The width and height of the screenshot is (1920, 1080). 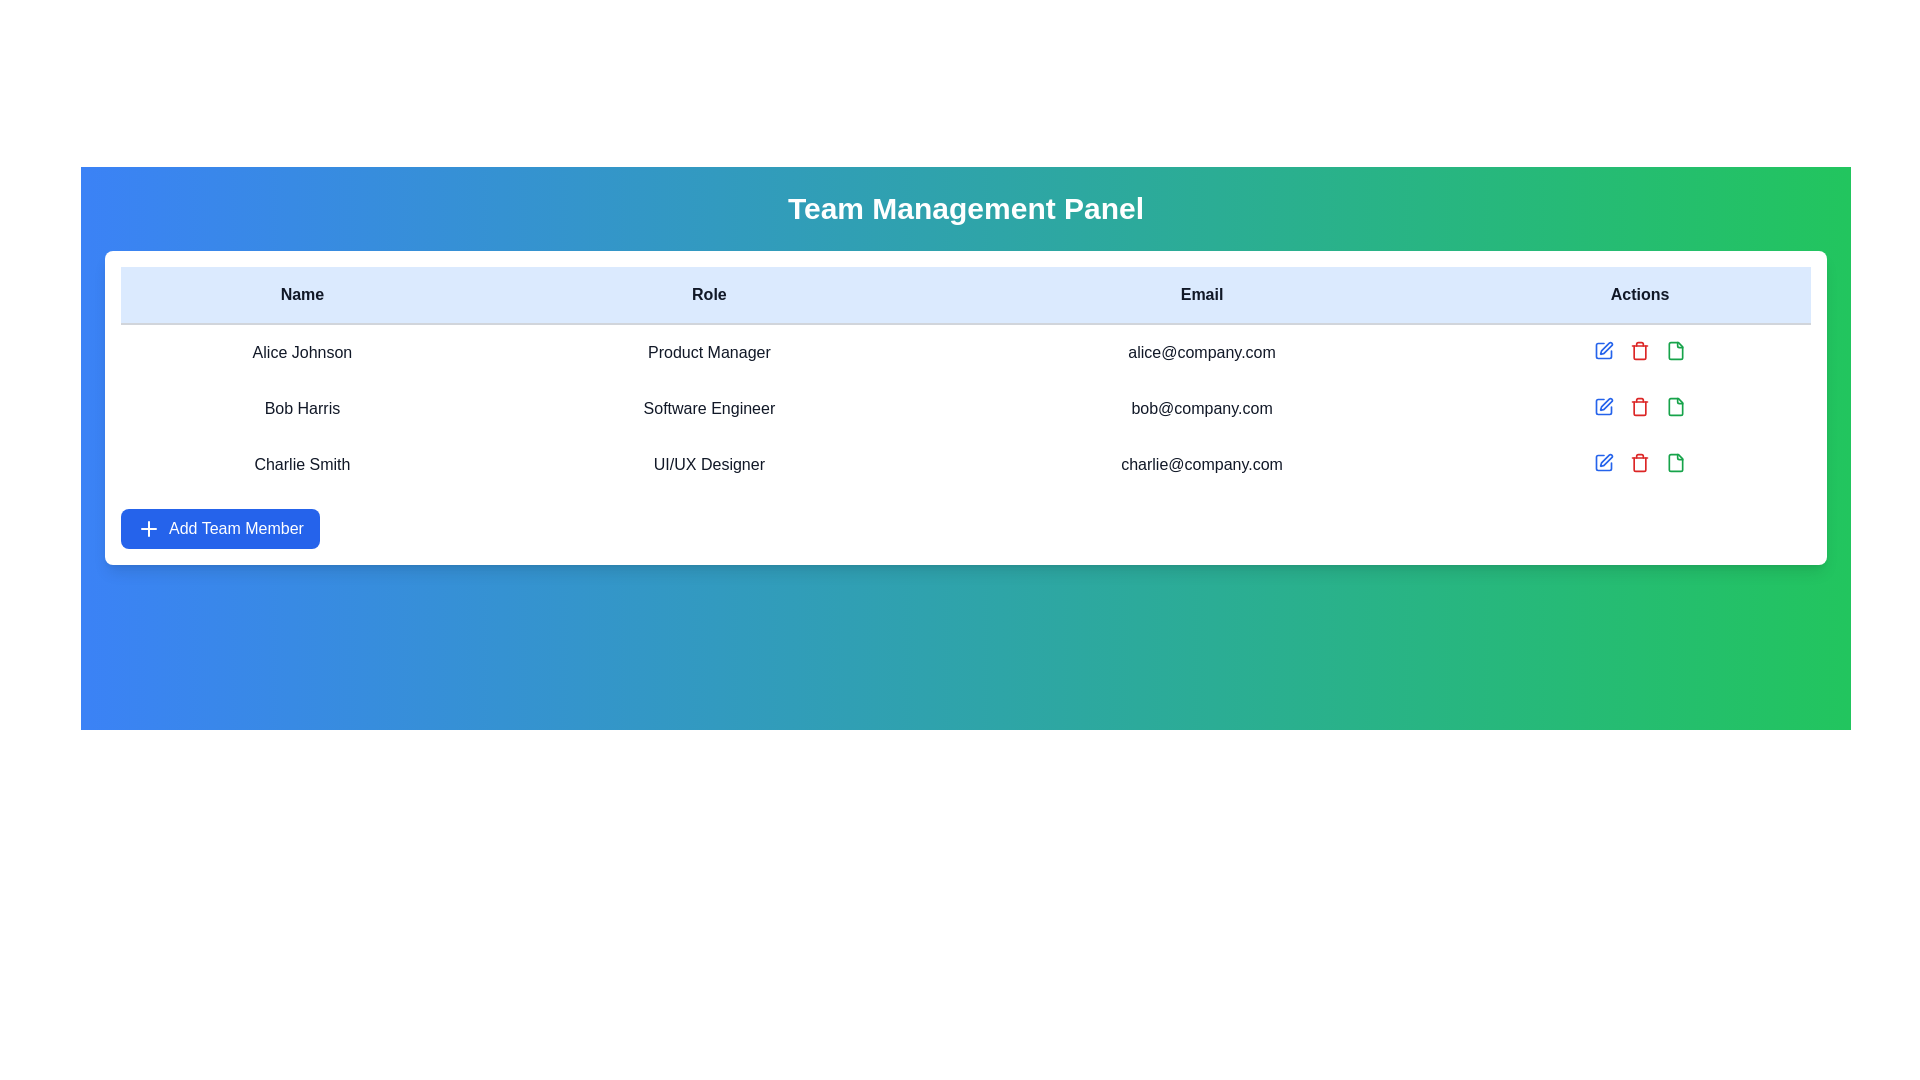 I want to click on the pen icon in the second row of the 'Actions' column for editing the entry associated with 'Bob Harris', so click(x=1606, y=347).